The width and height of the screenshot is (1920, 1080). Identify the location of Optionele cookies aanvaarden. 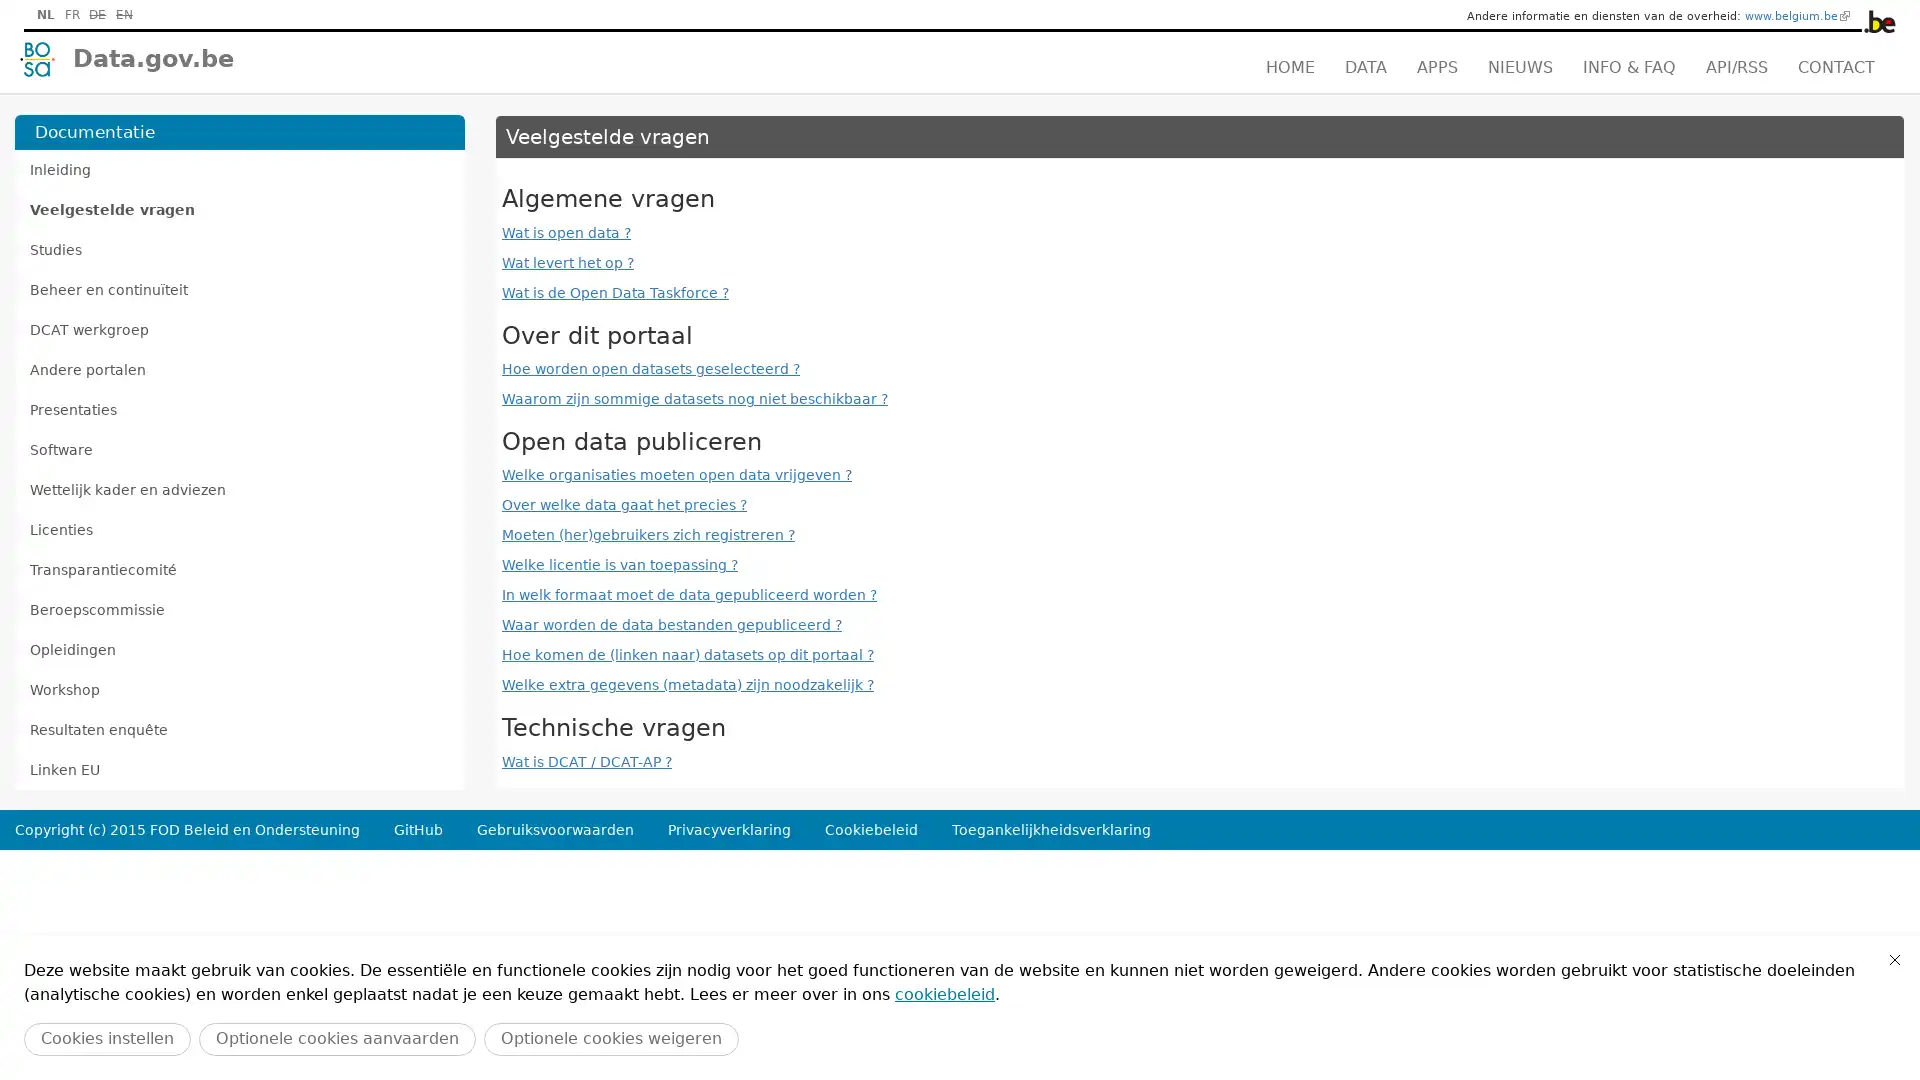
(337, 1038).